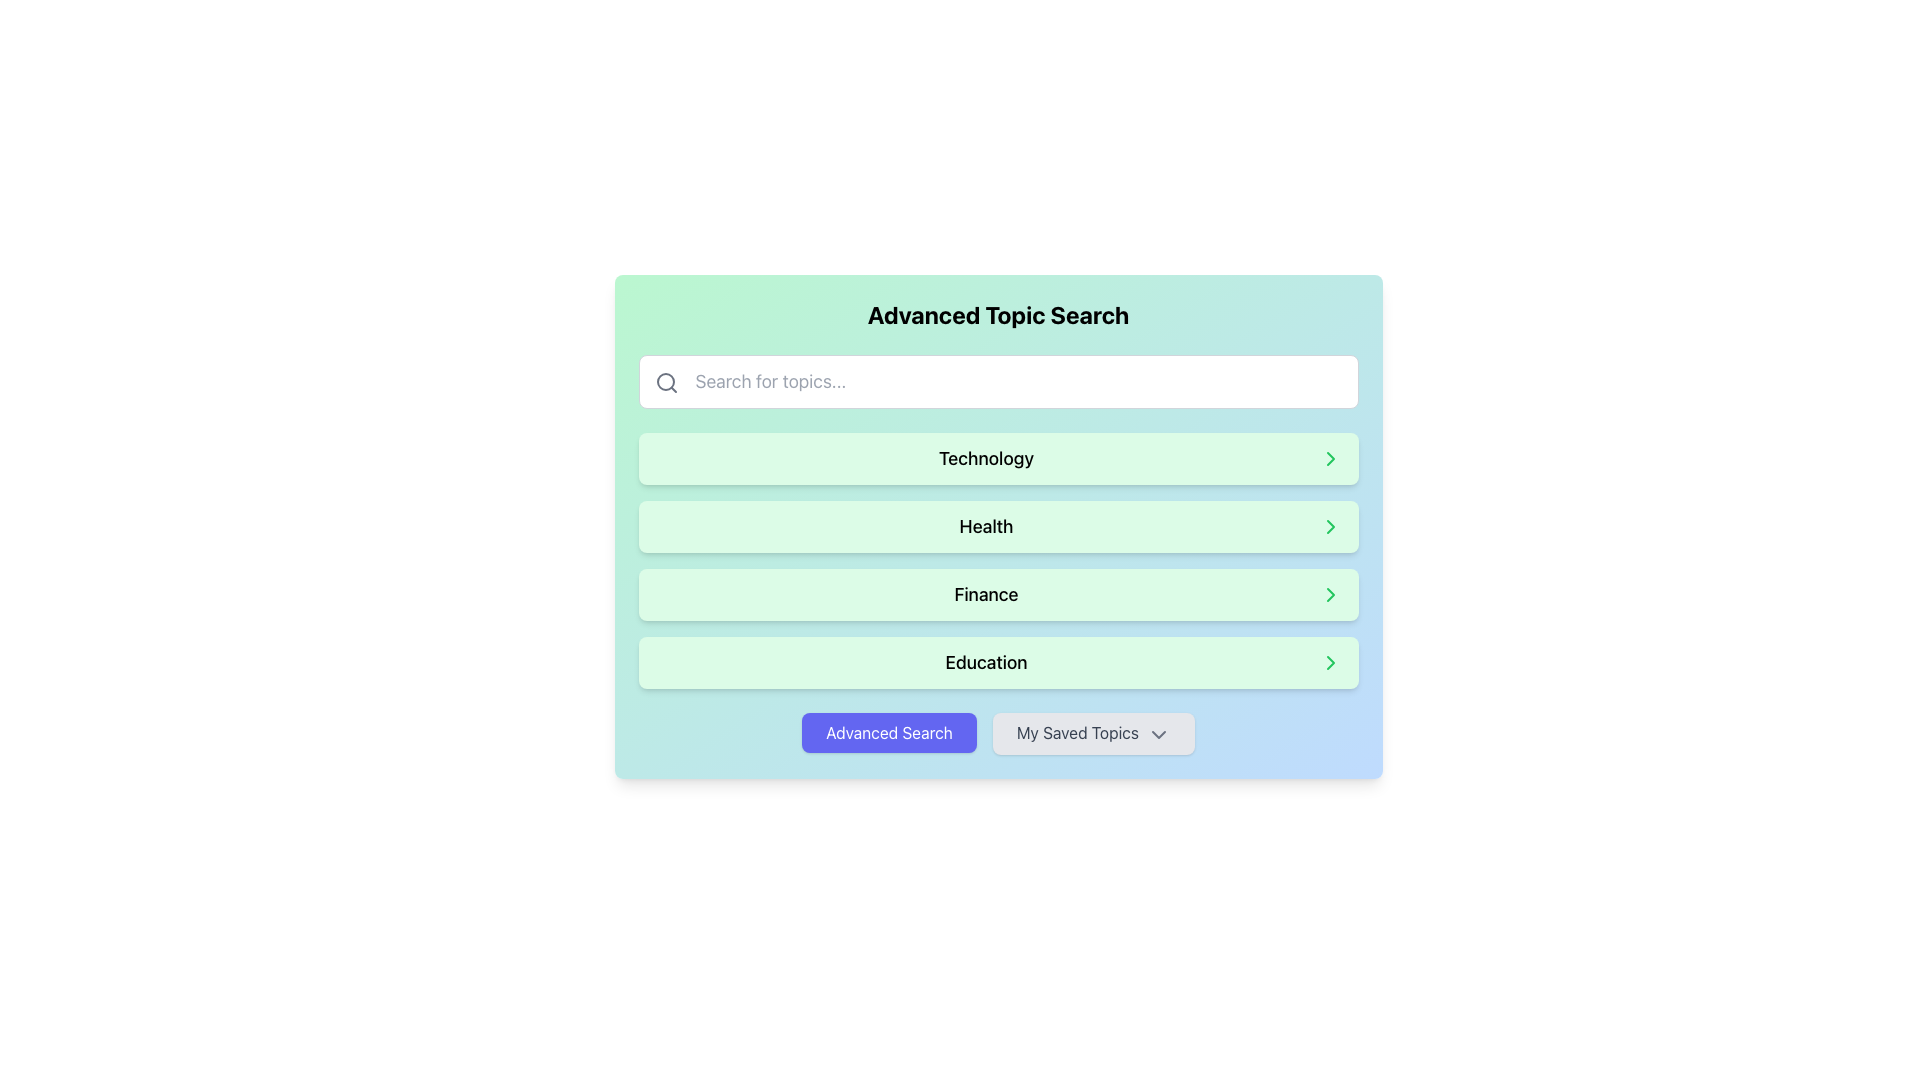 The height and width of the screenshot is (1080, 1920). Describe the element at coordinates (665, 381) in the screenshot. I see `the inner circle of the magnifying glass search icon, which is a decorative SVG element within the search bar` at that location.